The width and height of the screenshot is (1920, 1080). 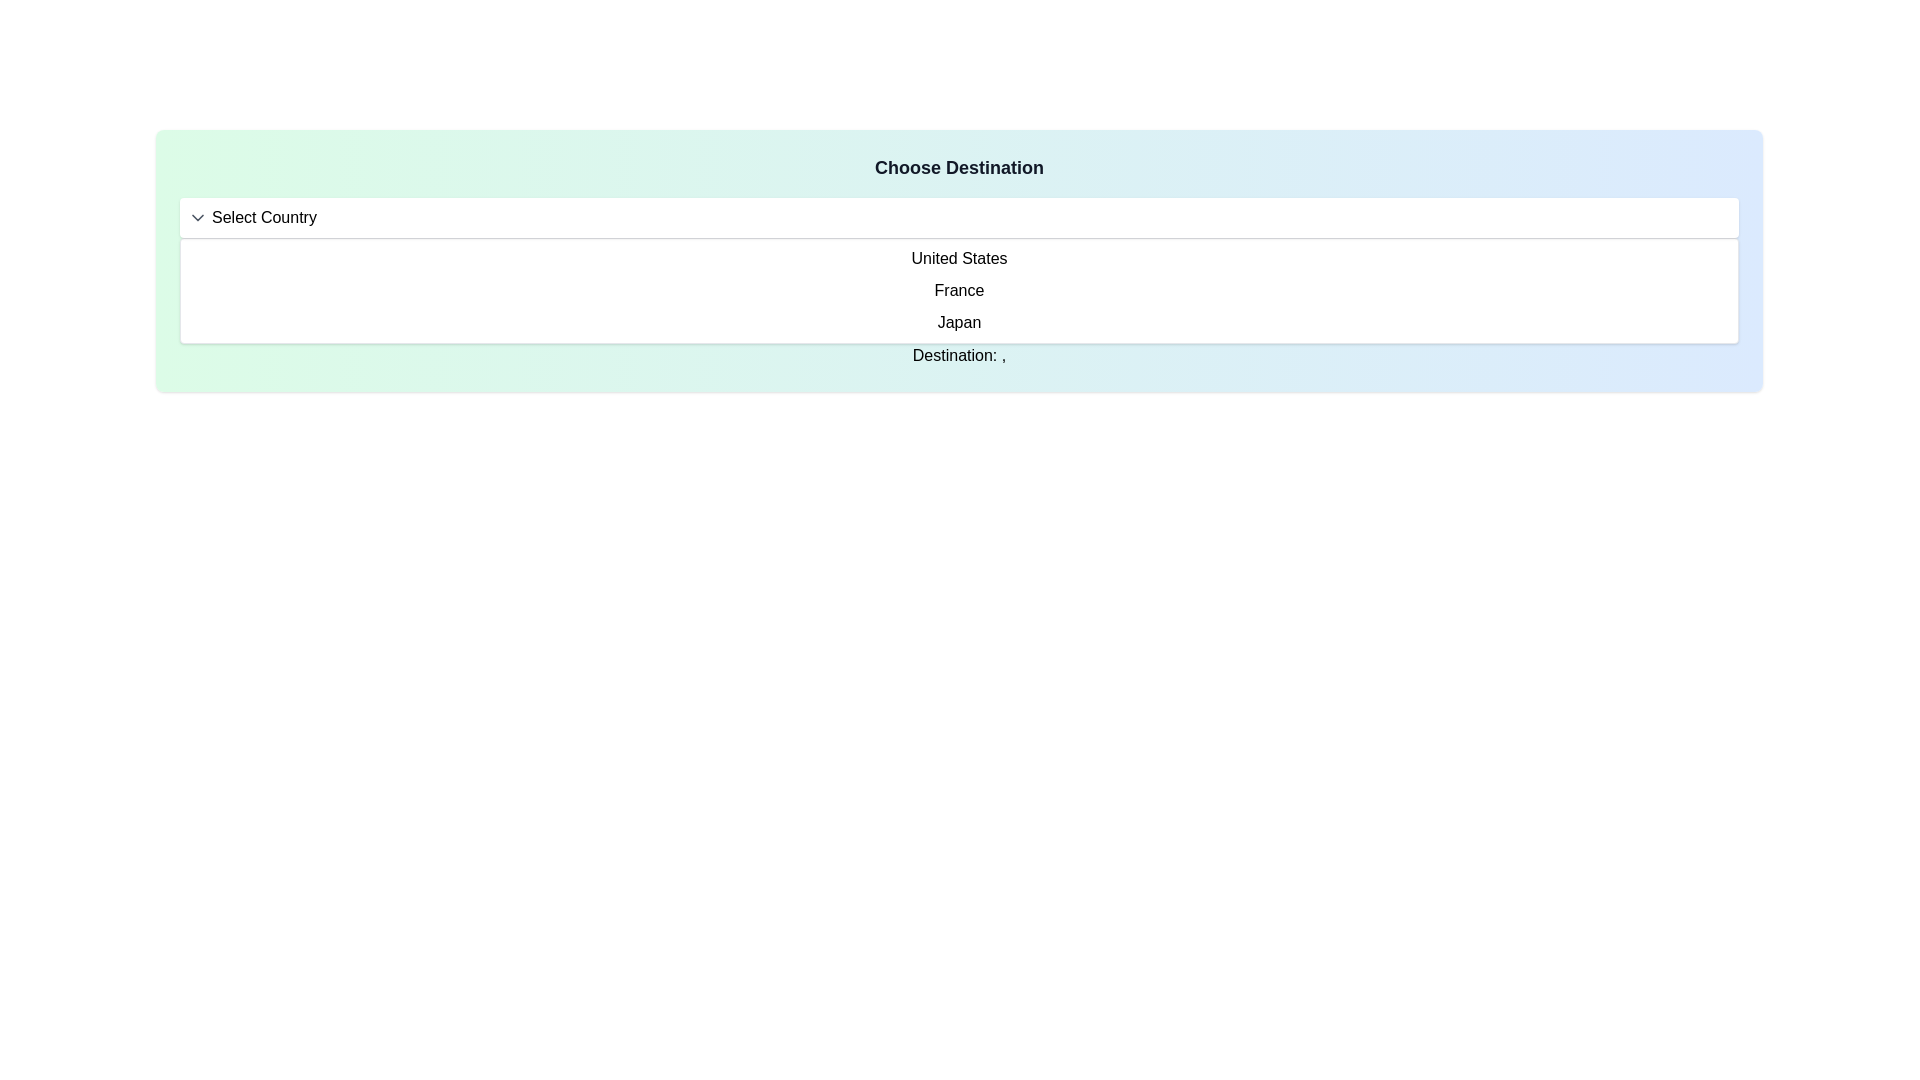 What do you see at coordinates (958, 257) in the screenshot?
I see `the first selectable list item labeled 'United States' in the country selection menu` at bounding box center [958, 257].